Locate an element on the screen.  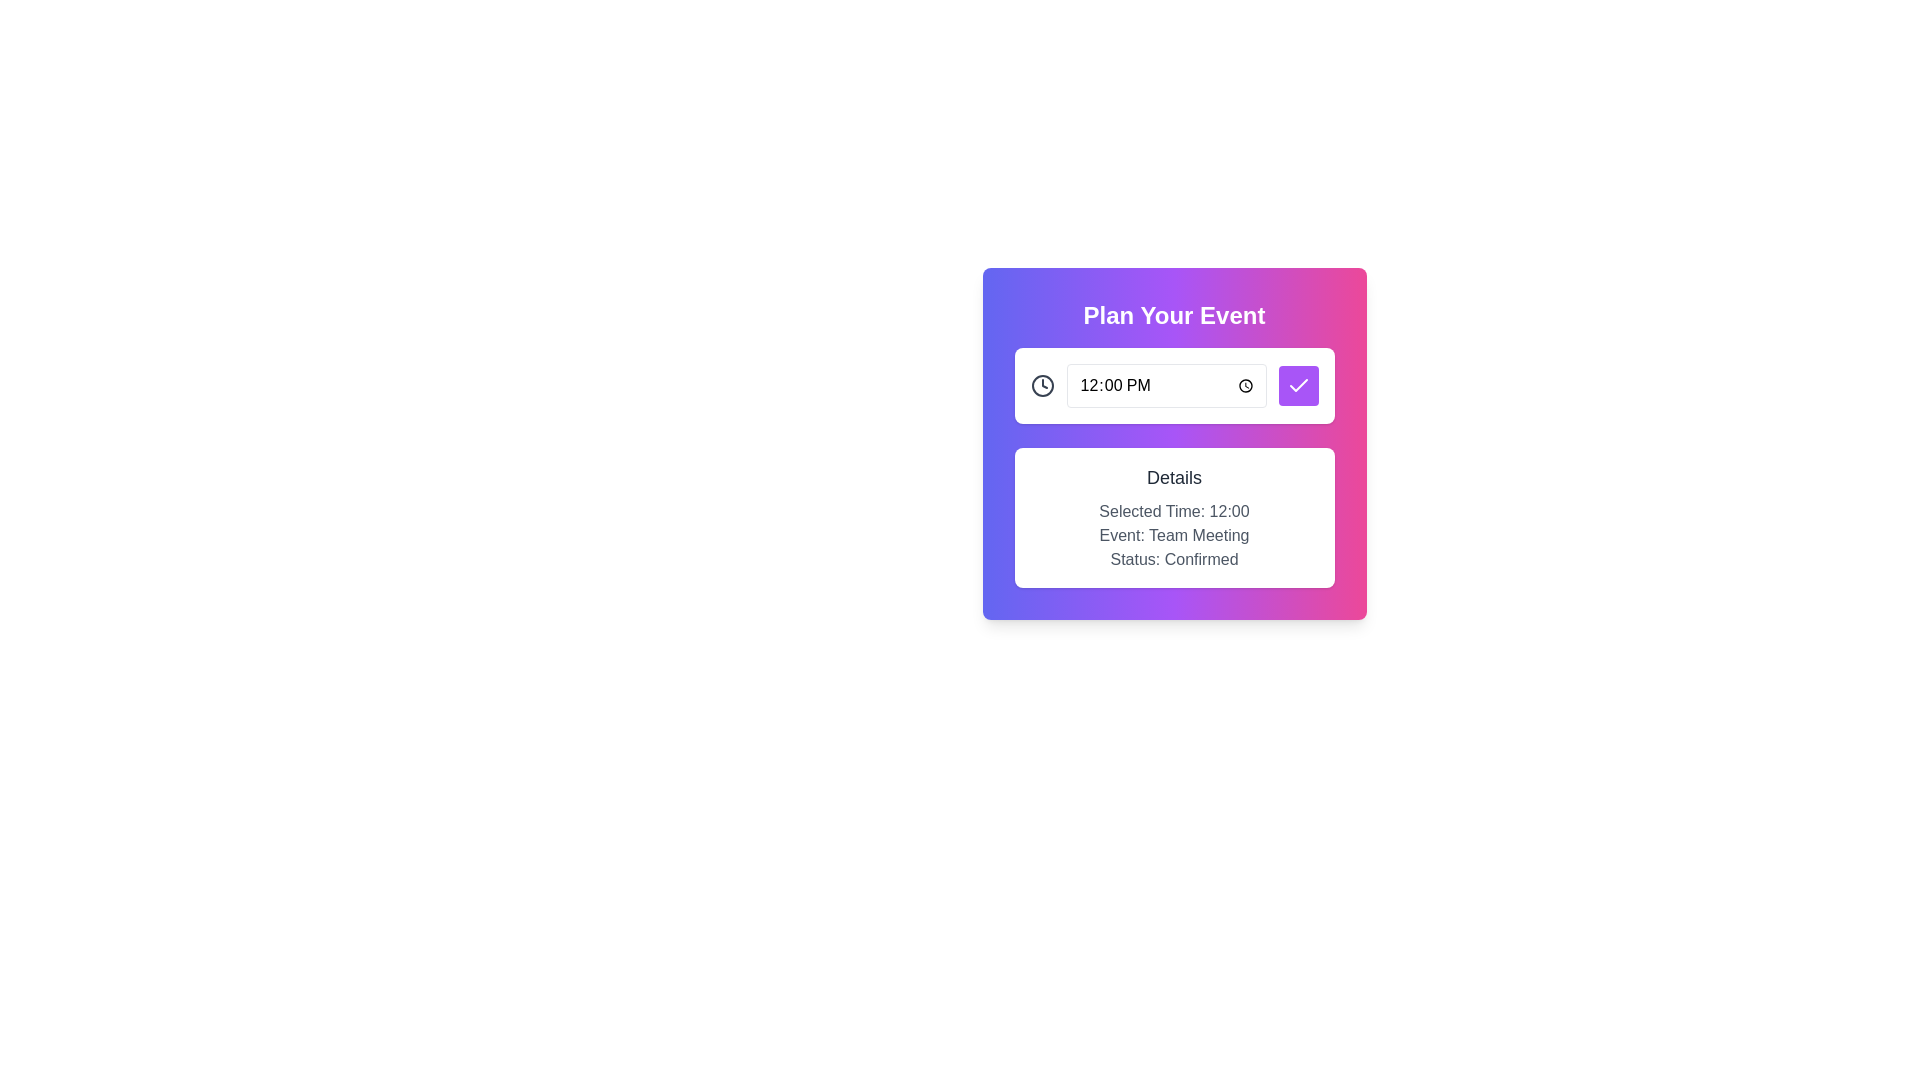
the visual indication of the checkmark icon, which is part of a button located to the right of the time input area in a scheduling widget is located at coordinates (1298, 385).